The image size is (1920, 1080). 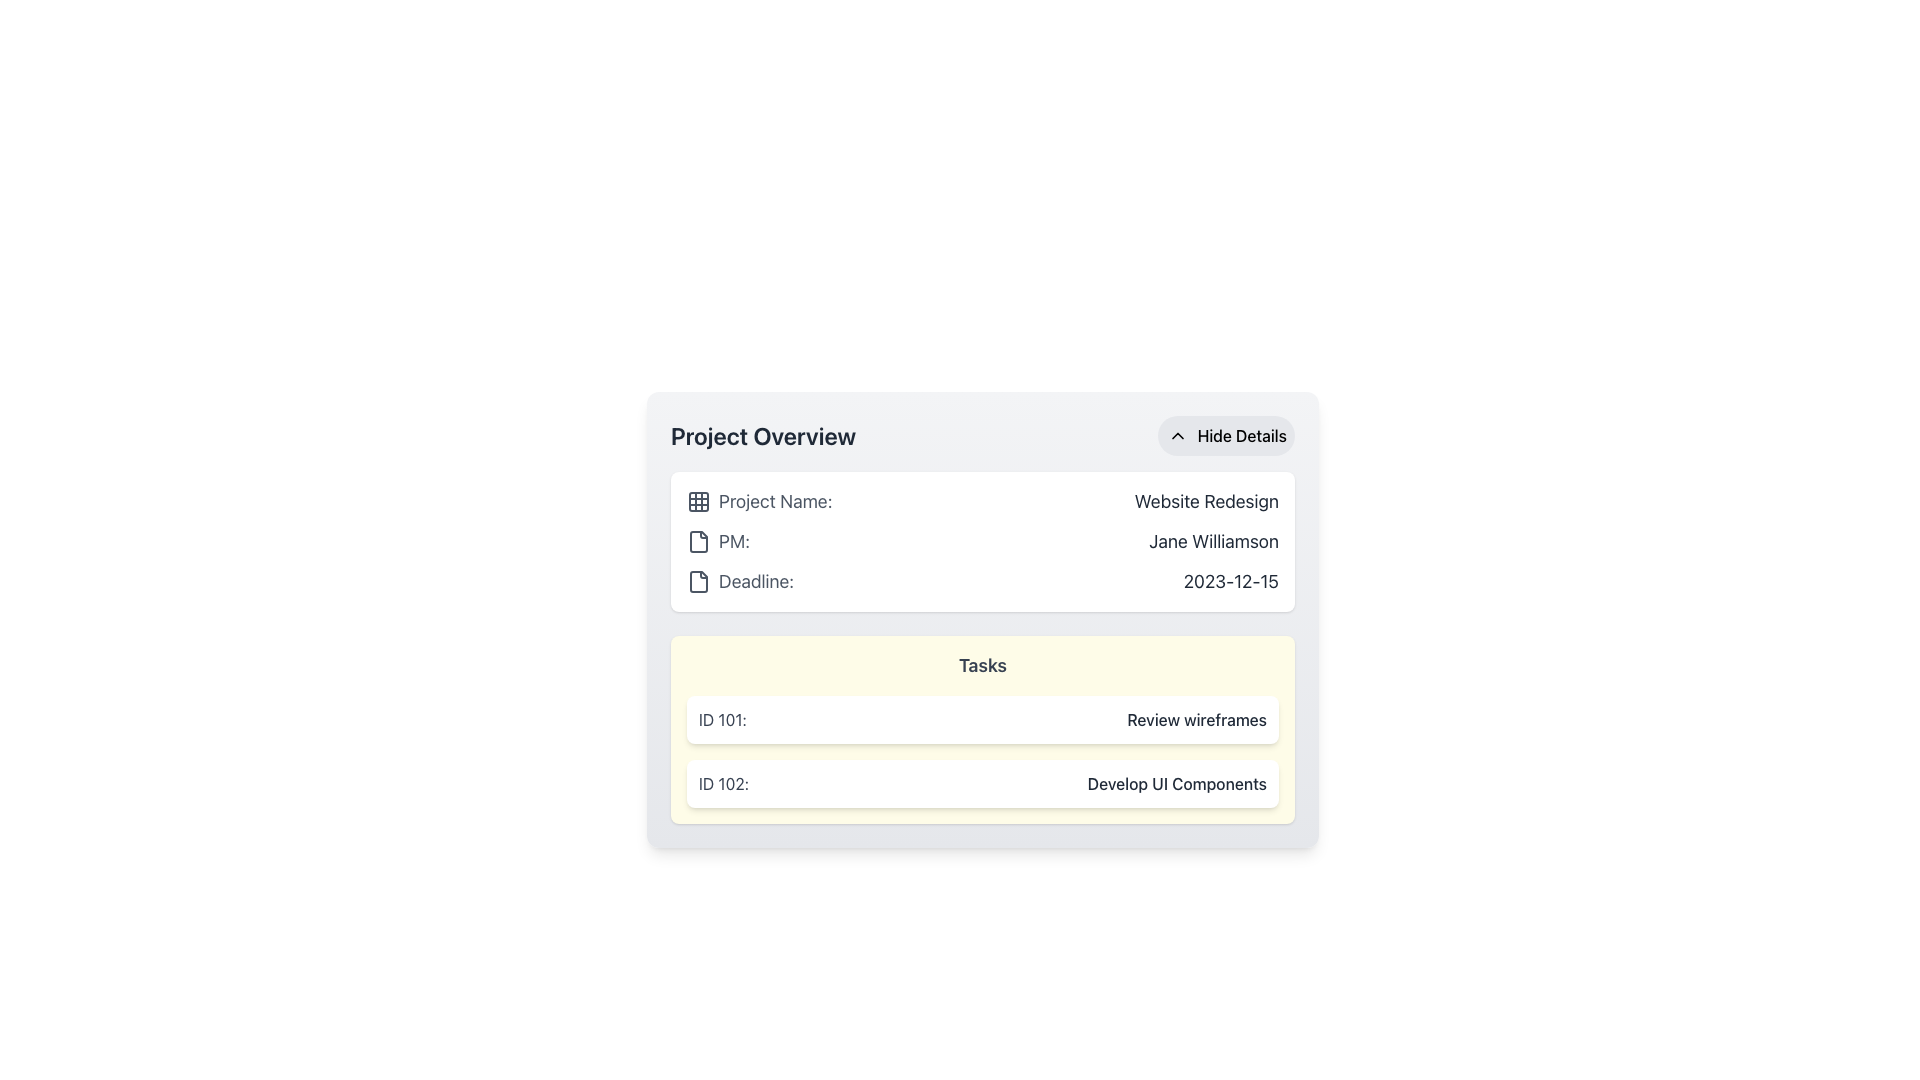 I want to click on text content of the text label located in the bottom task item of the 'Tasks' section, which provides details about a specific action or deliverable, so click(x=1177, y=782).